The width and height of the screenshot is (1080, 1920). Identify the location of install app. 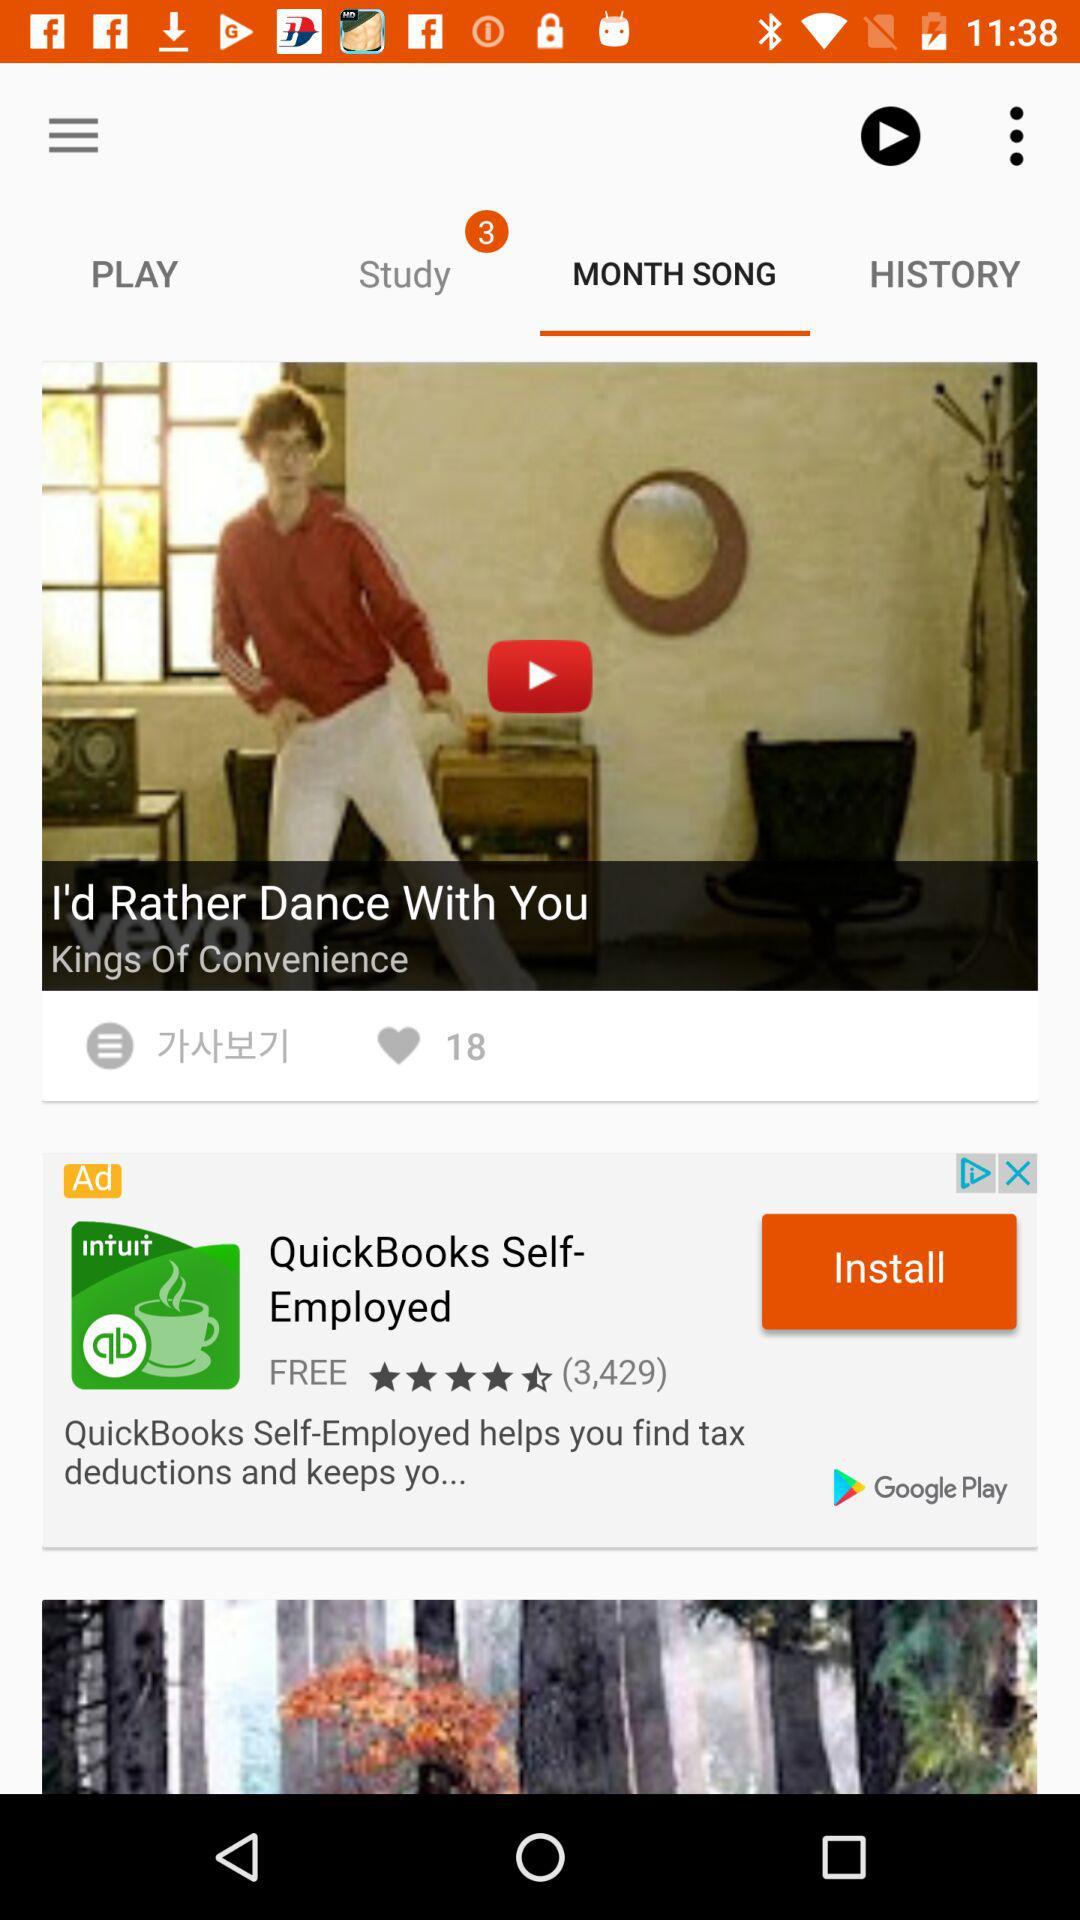
(540, 1350).